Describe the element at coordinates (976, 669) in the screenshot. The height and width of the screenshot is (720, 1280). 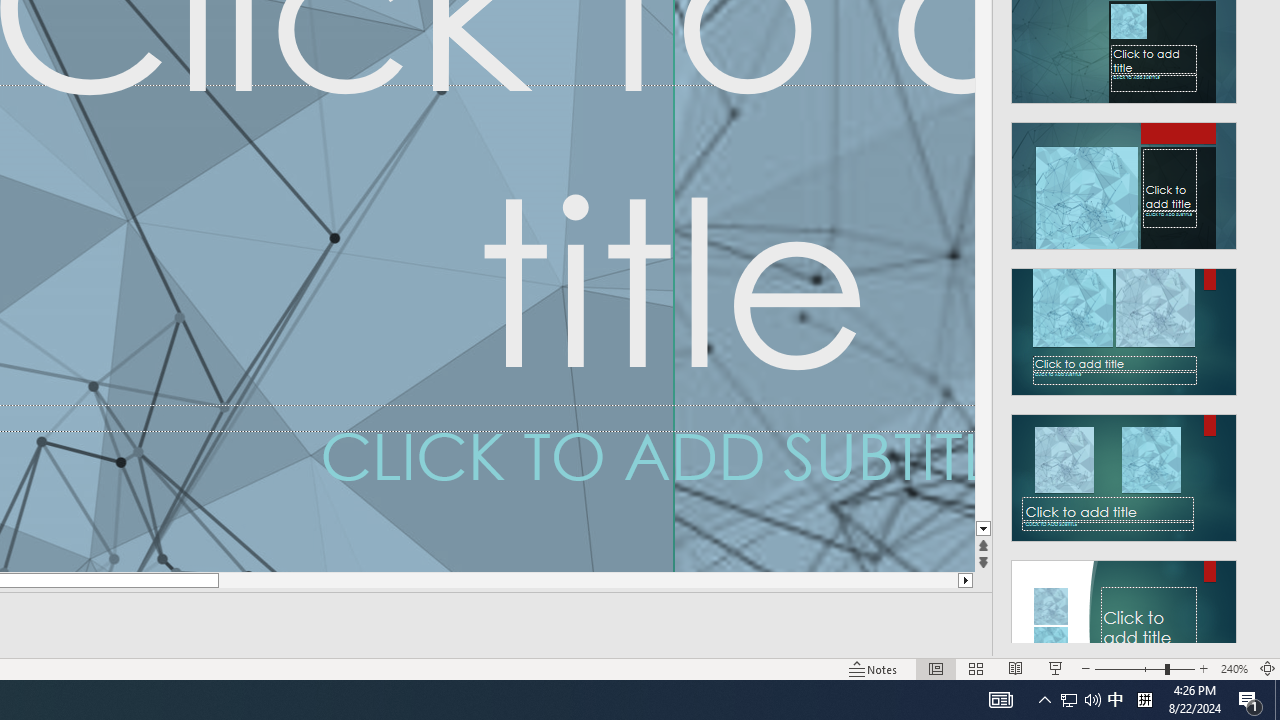
I see `'Slide Sorter'` at that location.